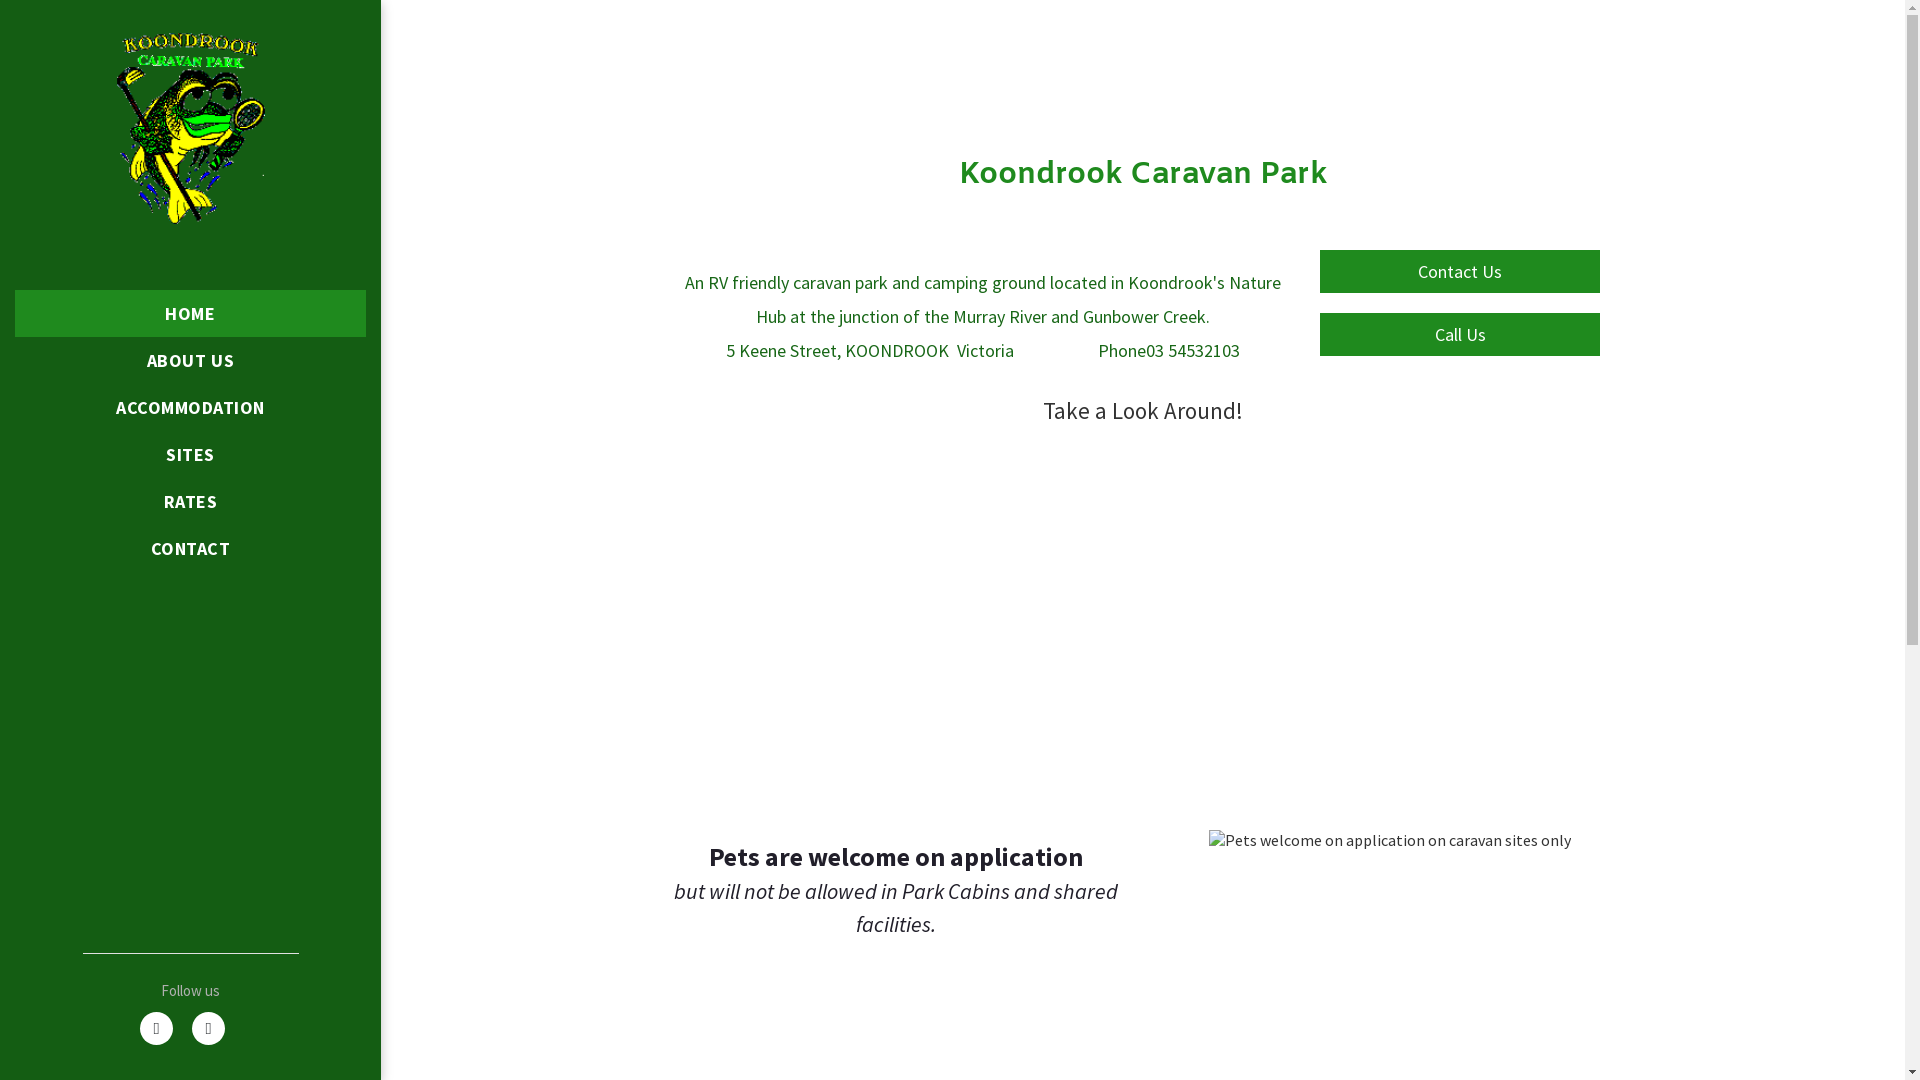  Describe the element at coordinates (190, 454) in the screenshot. I see `'SITES'` at that location.